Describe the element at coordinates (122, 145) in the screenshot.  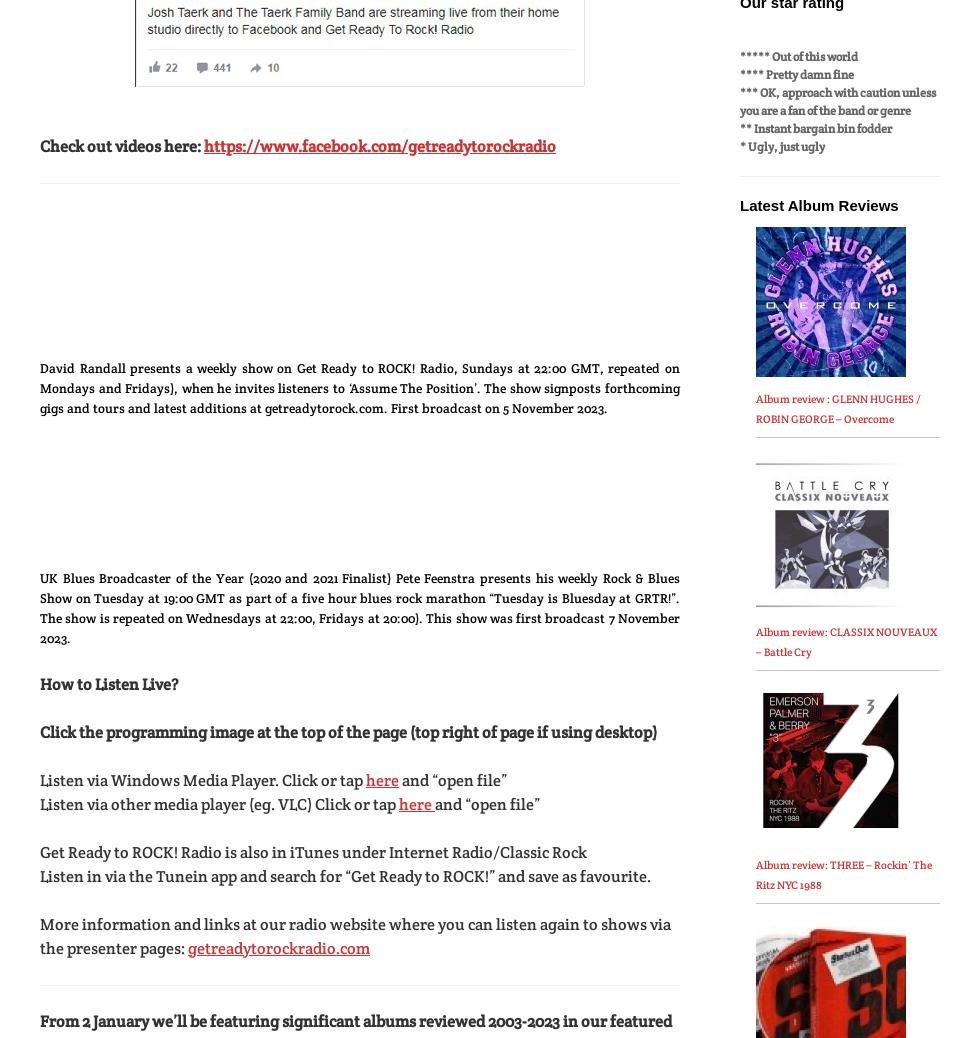
I see `'Check out videos here:'` at that location.